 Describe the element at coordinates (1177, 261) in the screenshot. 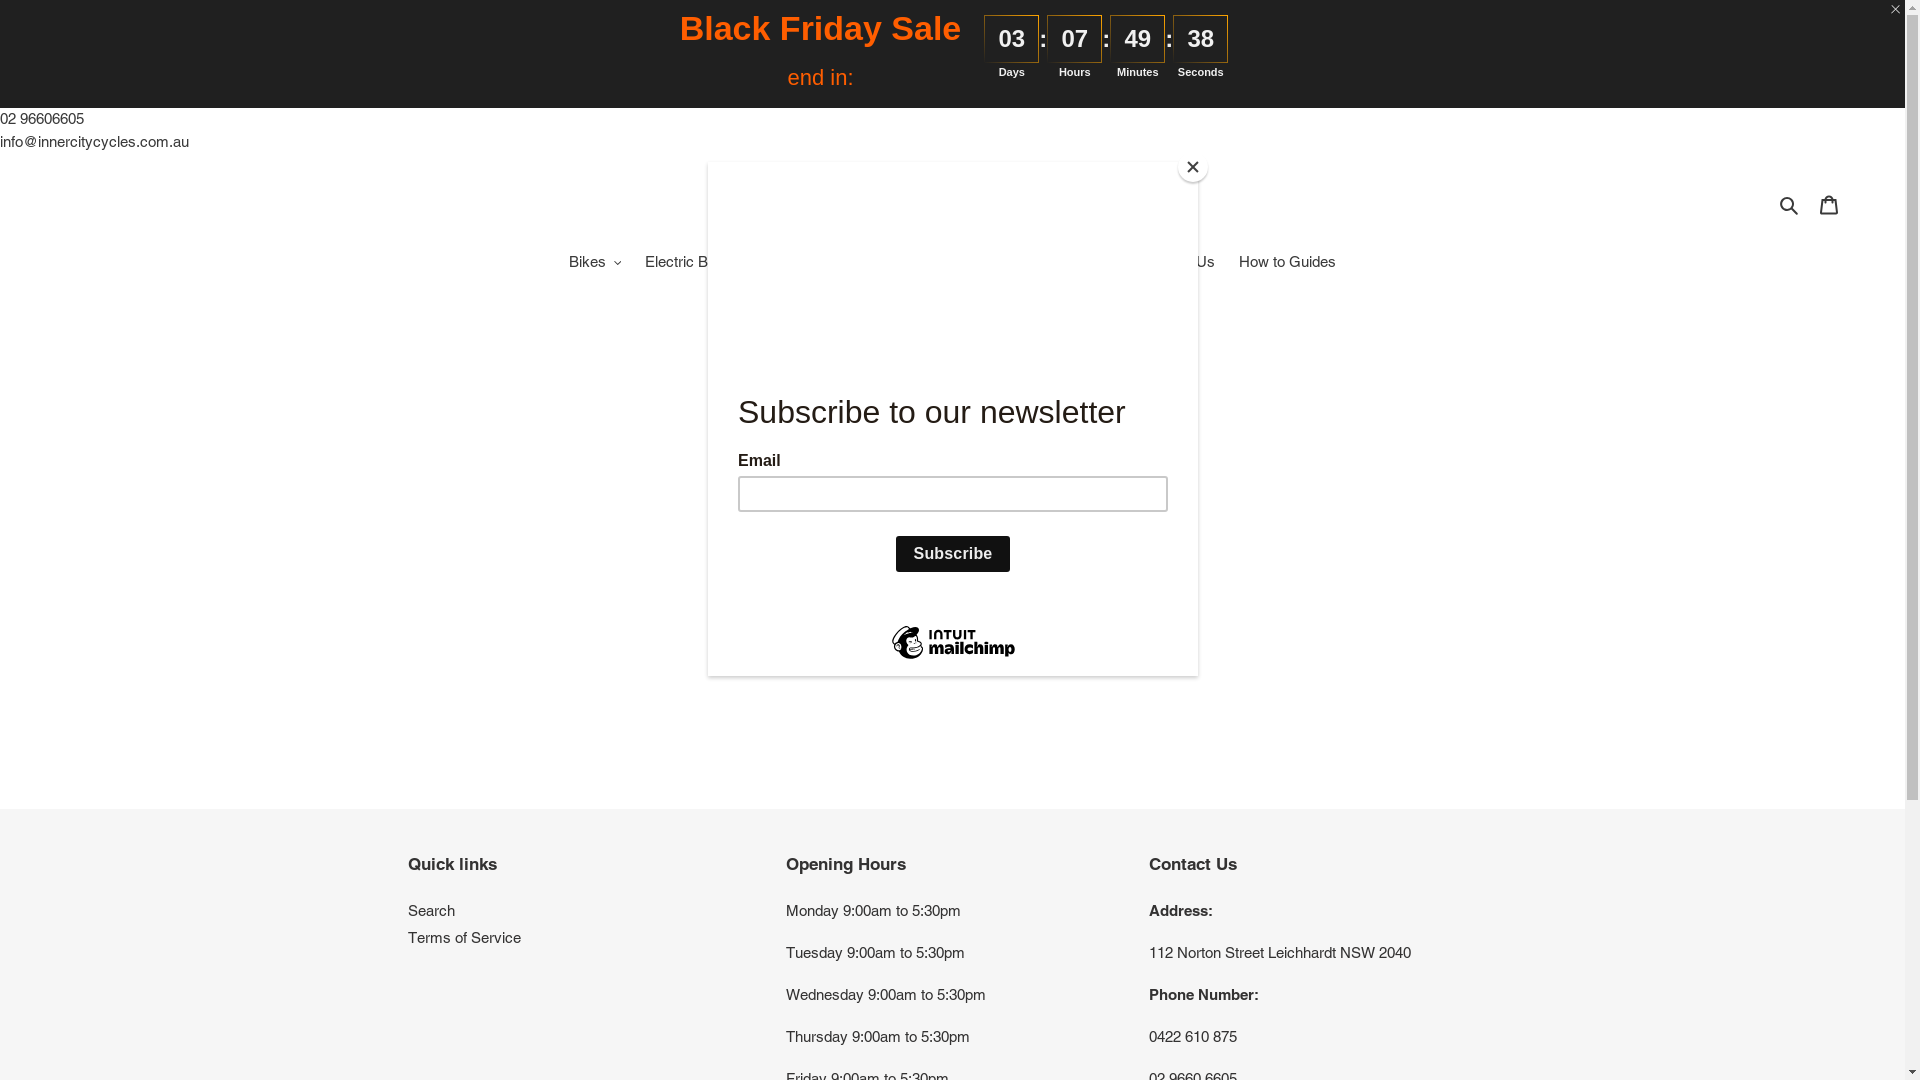

I see `'Contact Us'` at that location.